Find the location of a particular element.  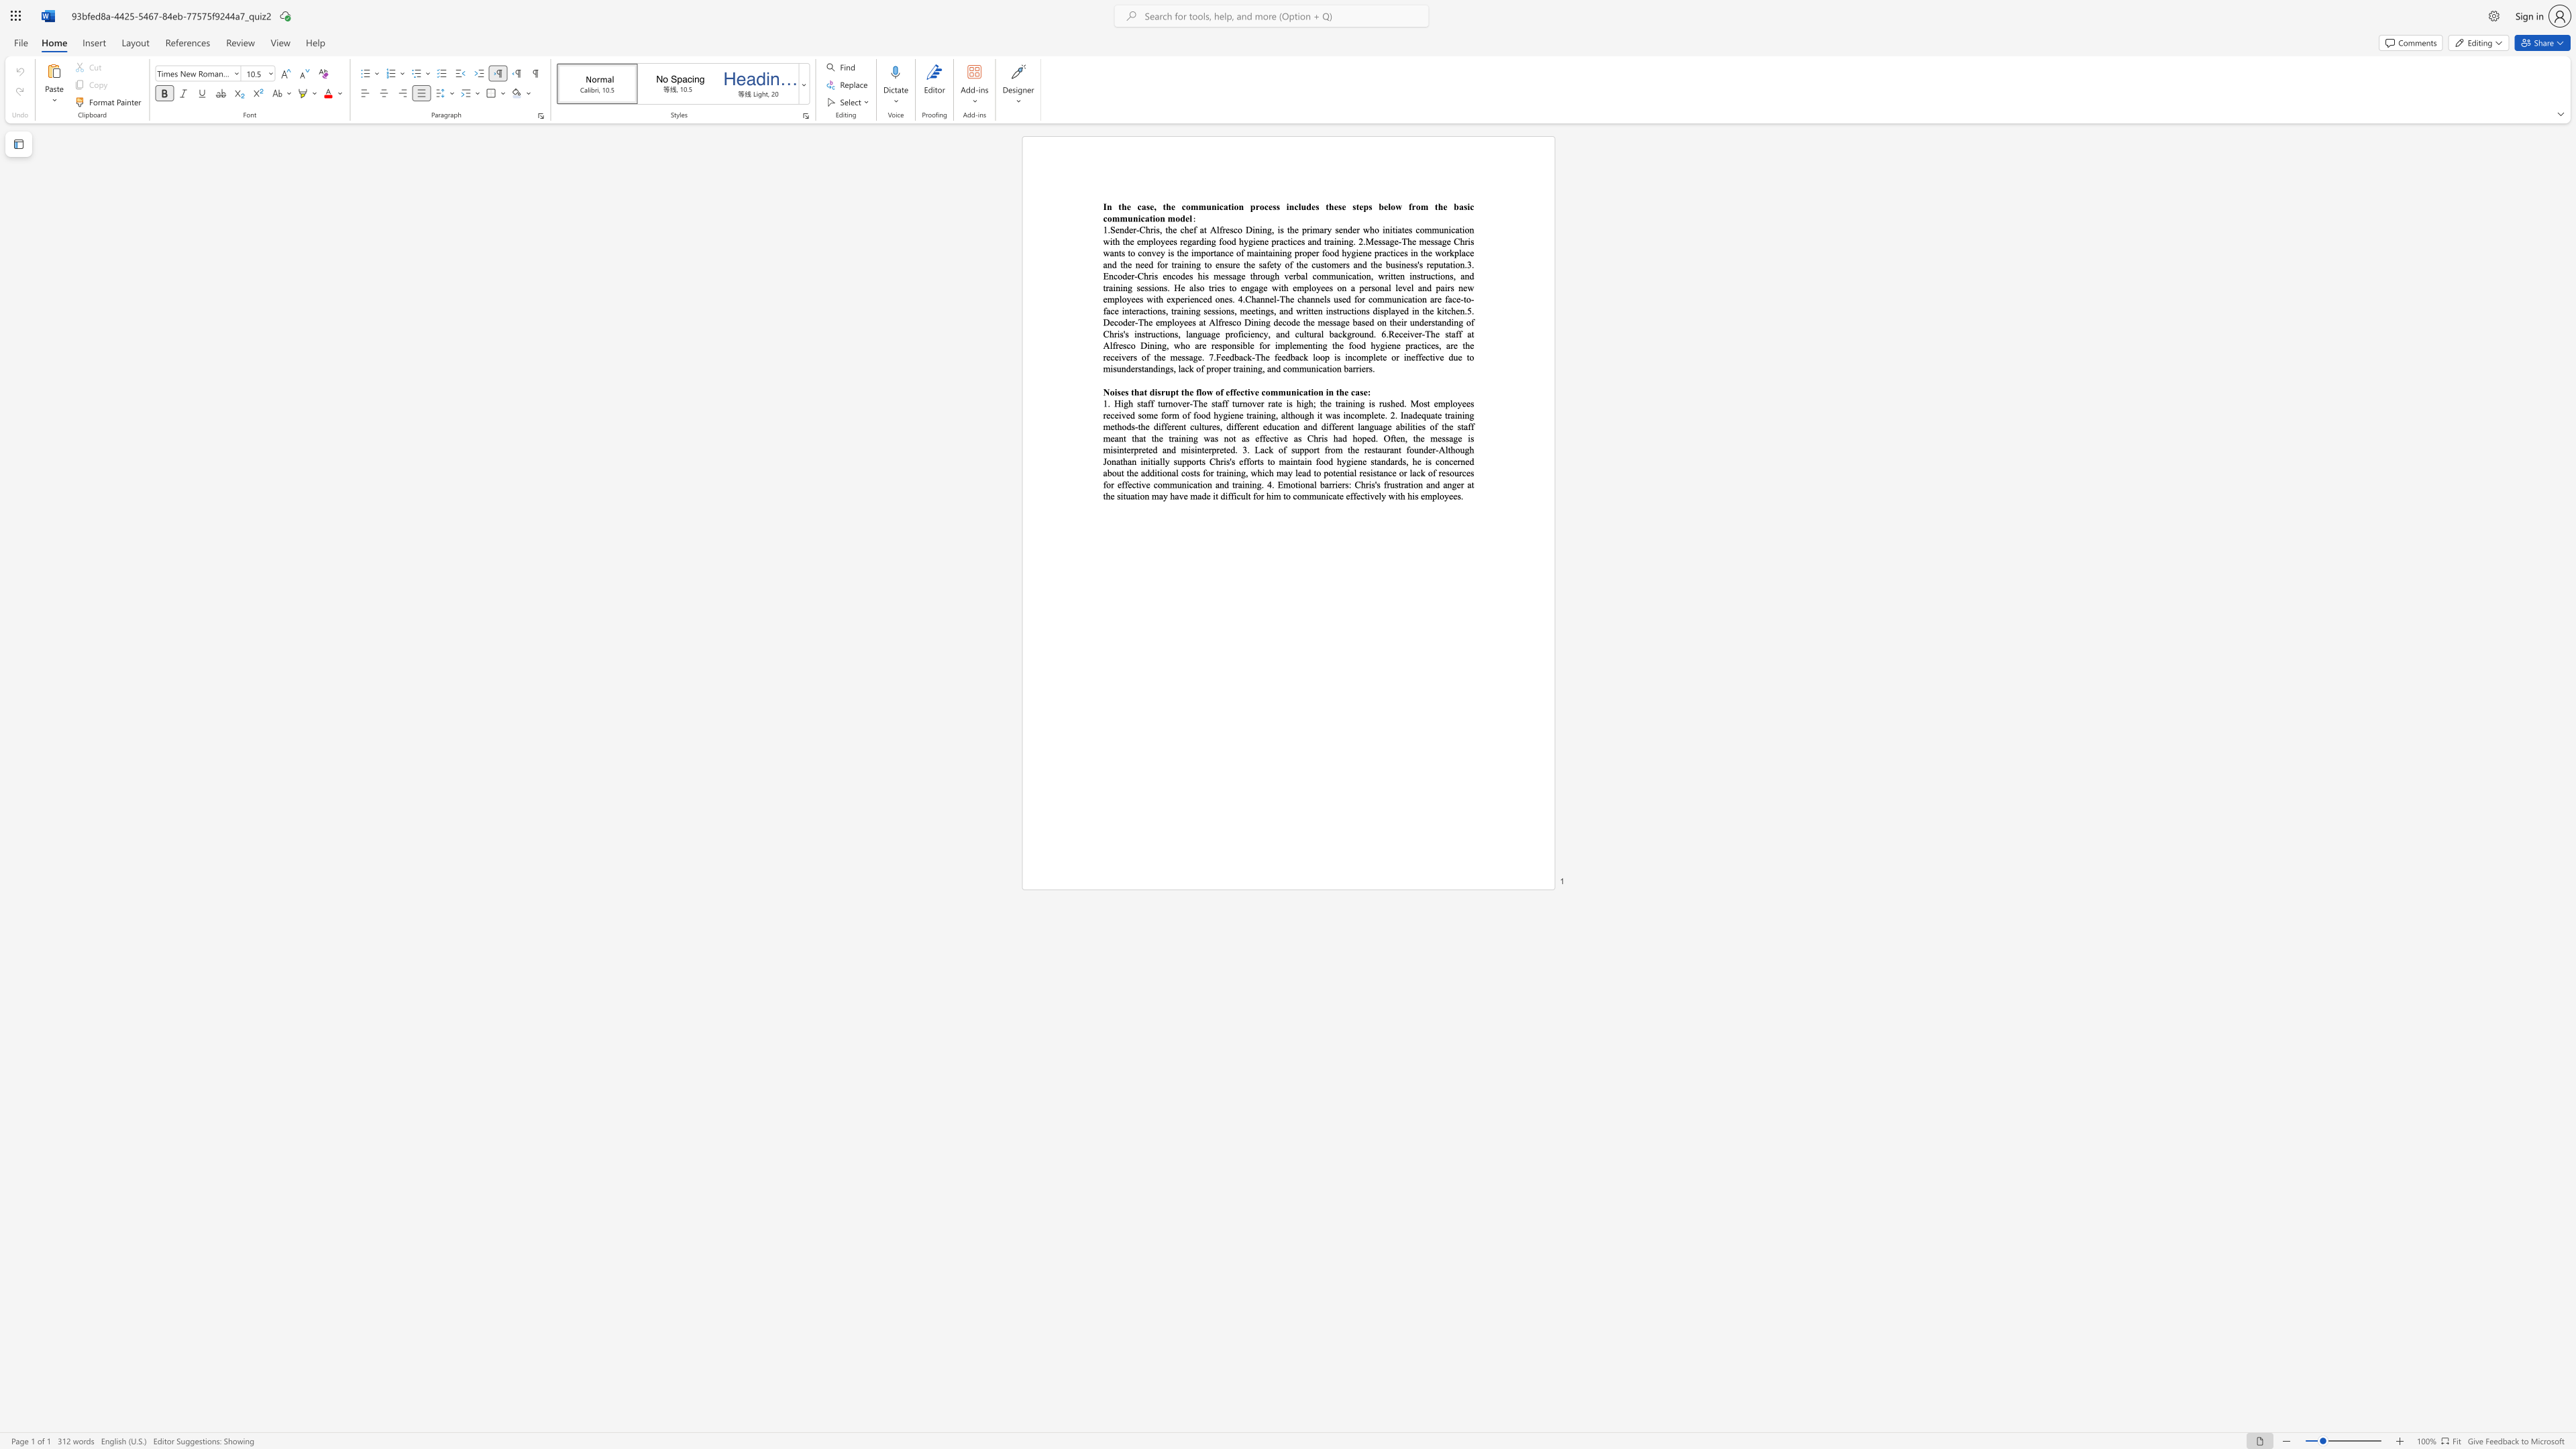

the 1th character "s" in the text is located at coordinates (1157, 229).